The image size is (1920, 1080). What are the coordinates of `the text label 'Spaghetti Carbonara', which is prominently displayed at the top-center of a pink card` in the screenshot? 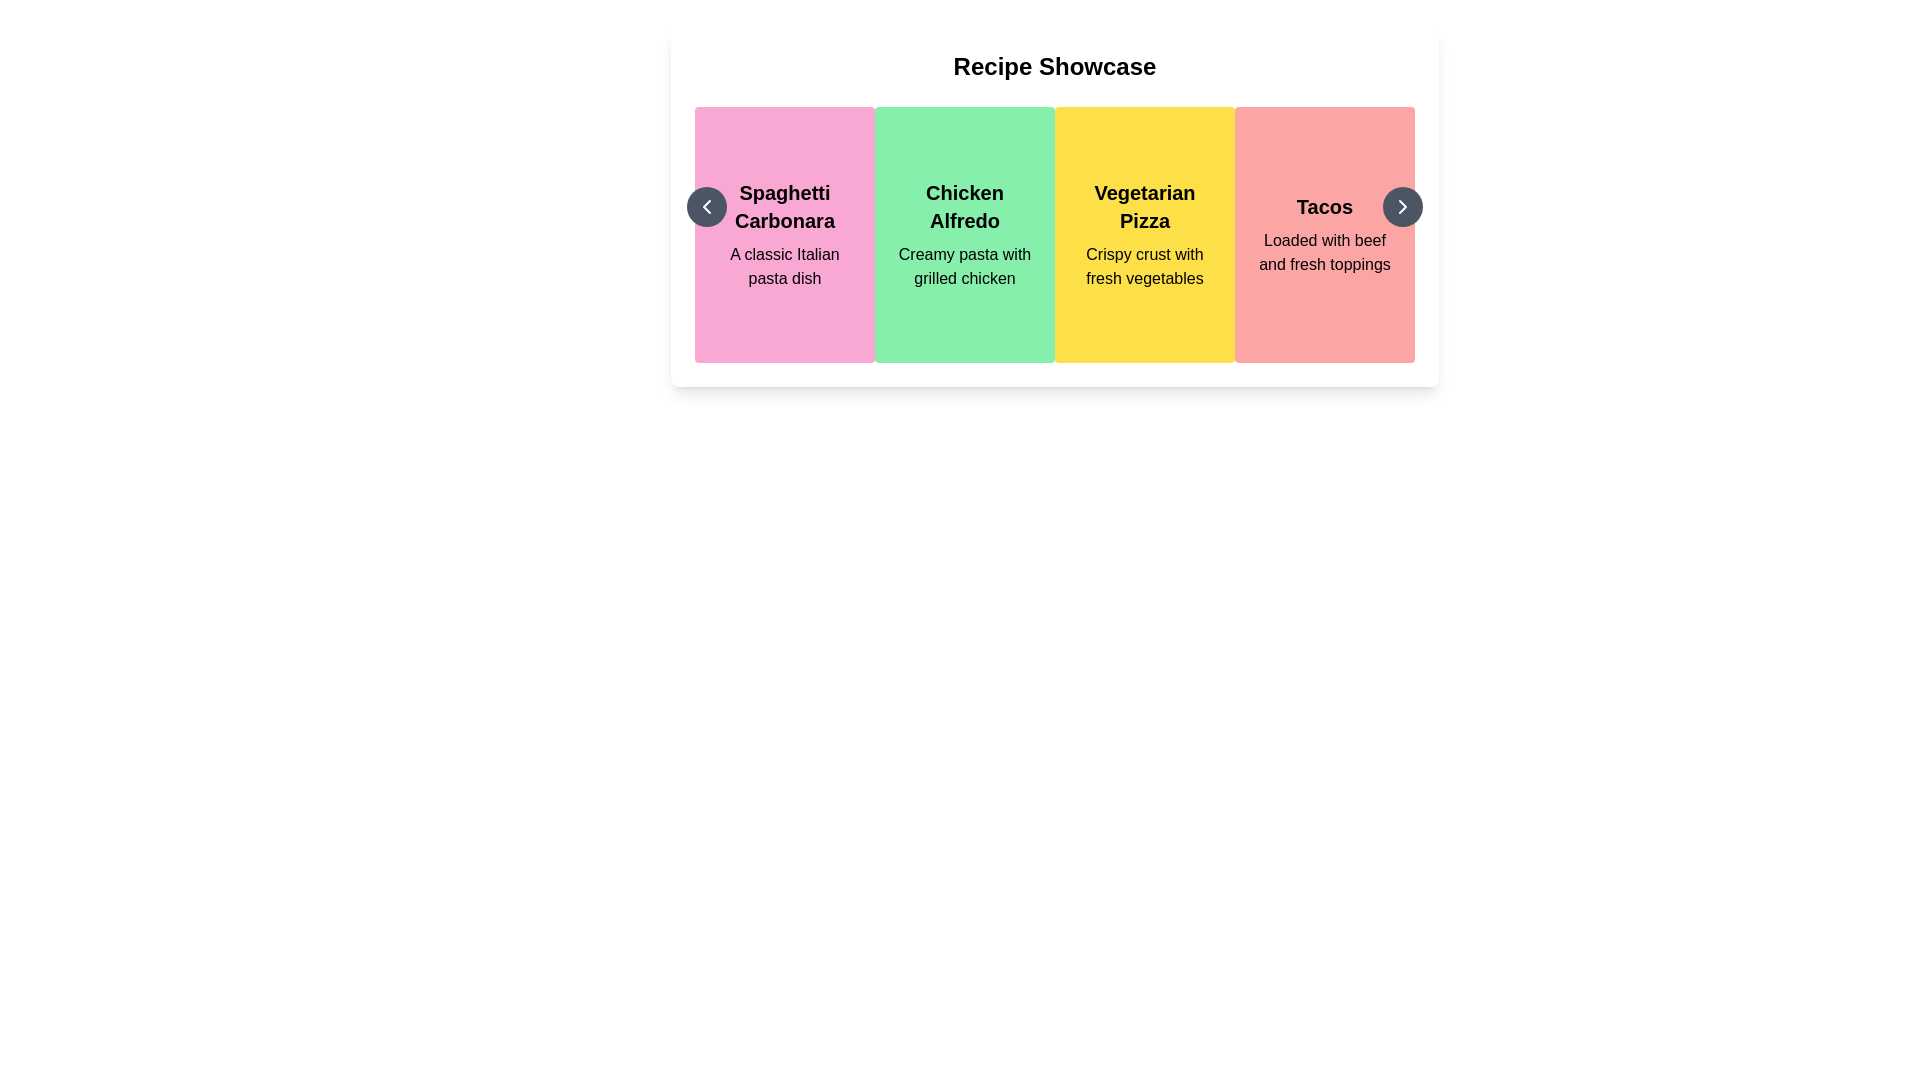 It's located at (784, 207).